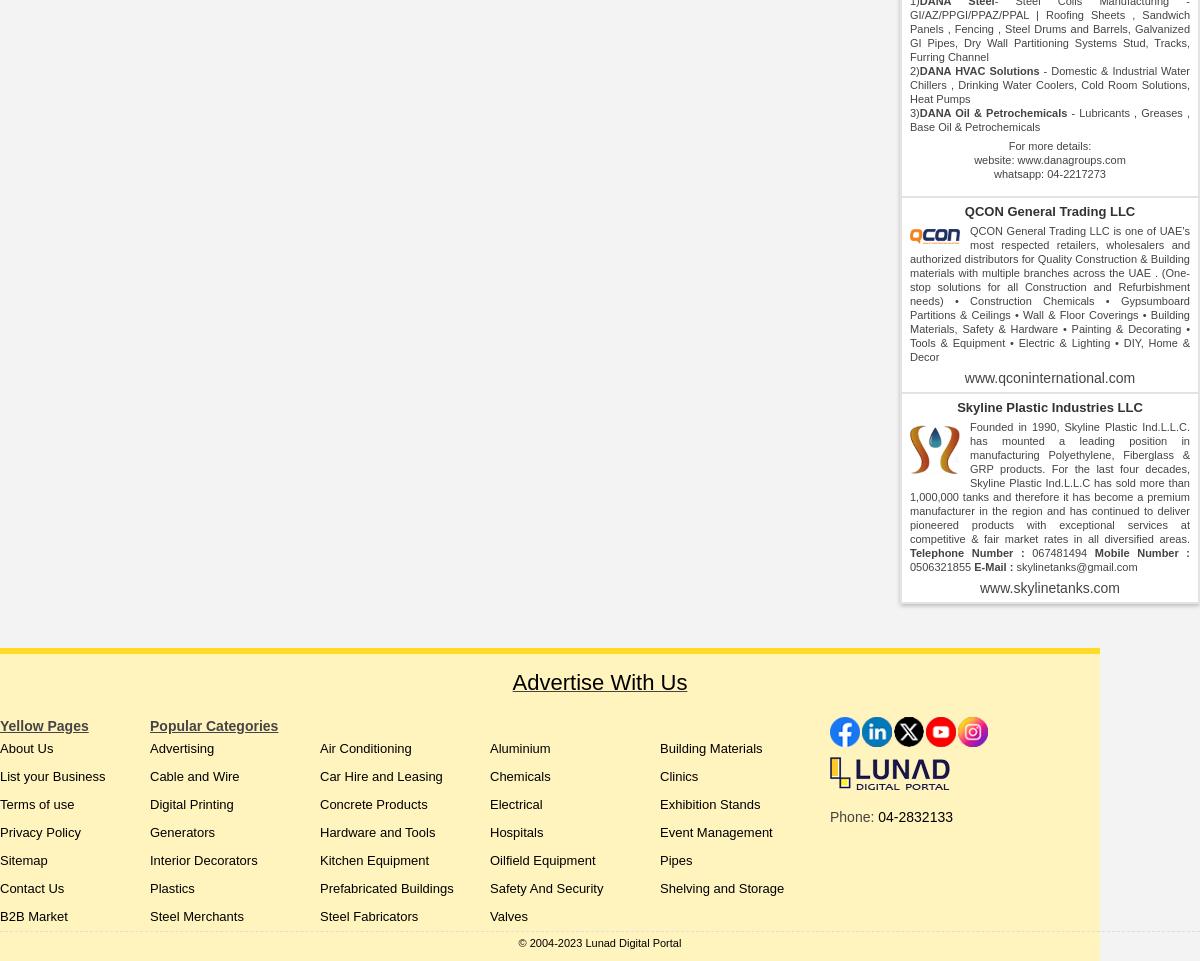  Describe the element at coordinates (974, 159) in the screenshot. I see `'website:'` at that location.